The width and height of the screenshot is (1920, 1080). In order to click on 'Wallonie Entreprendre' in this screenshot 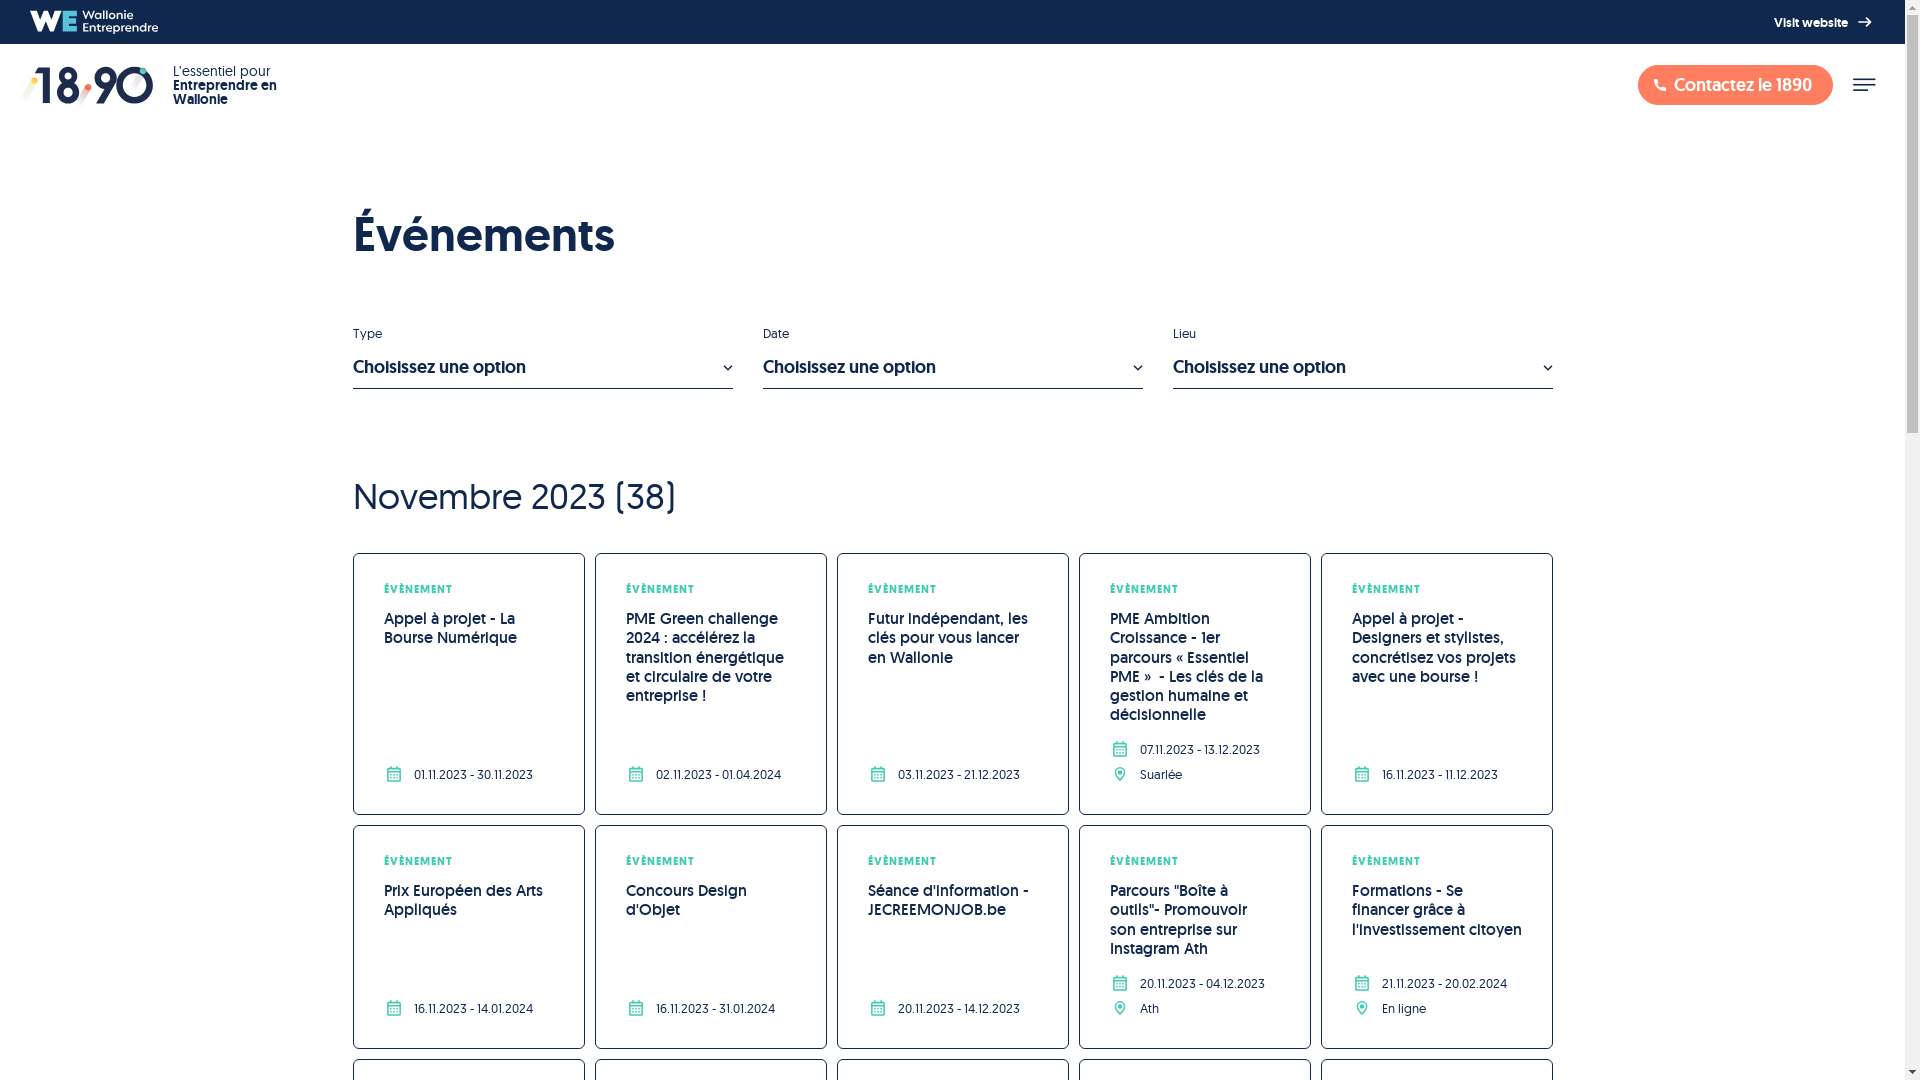, I will do `click(93, 22)`.